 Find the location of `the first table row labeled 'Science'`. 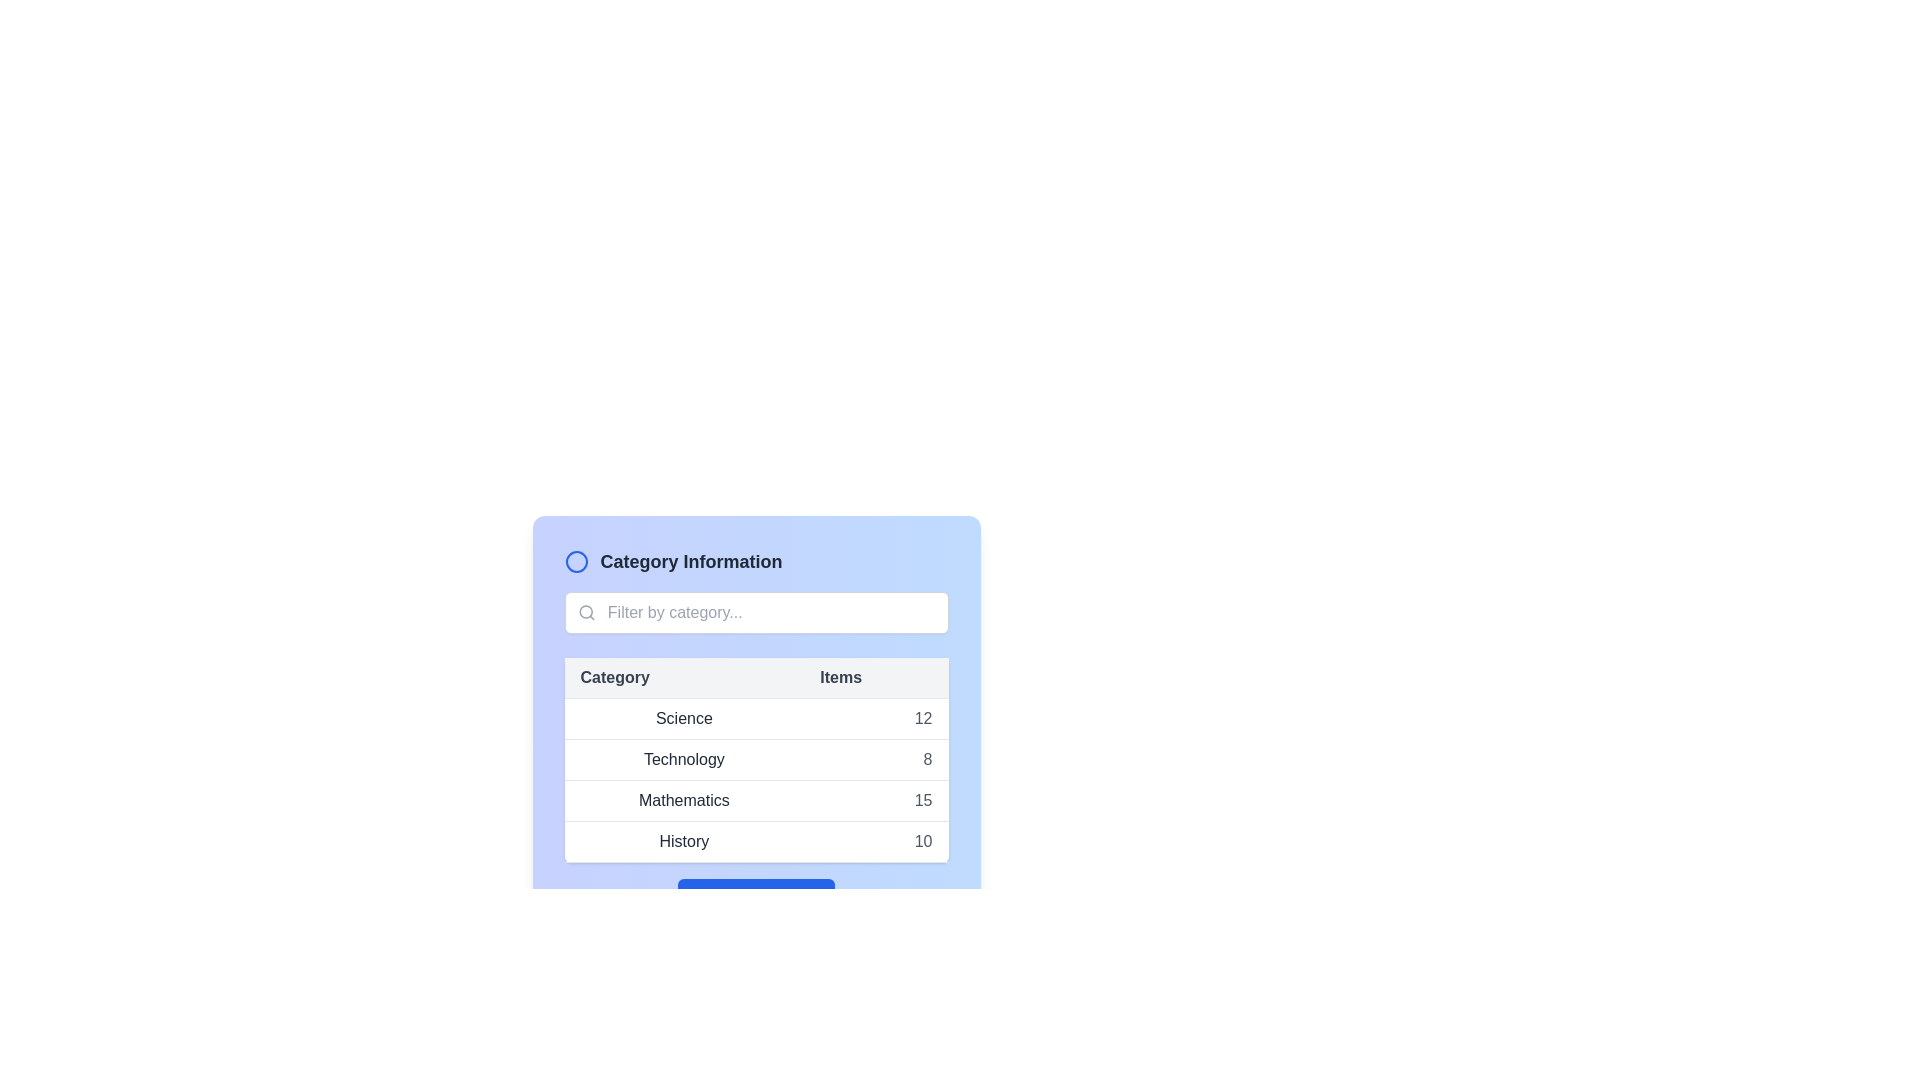

the first table row labeled 'Science' is located at coordinates (755, 717).